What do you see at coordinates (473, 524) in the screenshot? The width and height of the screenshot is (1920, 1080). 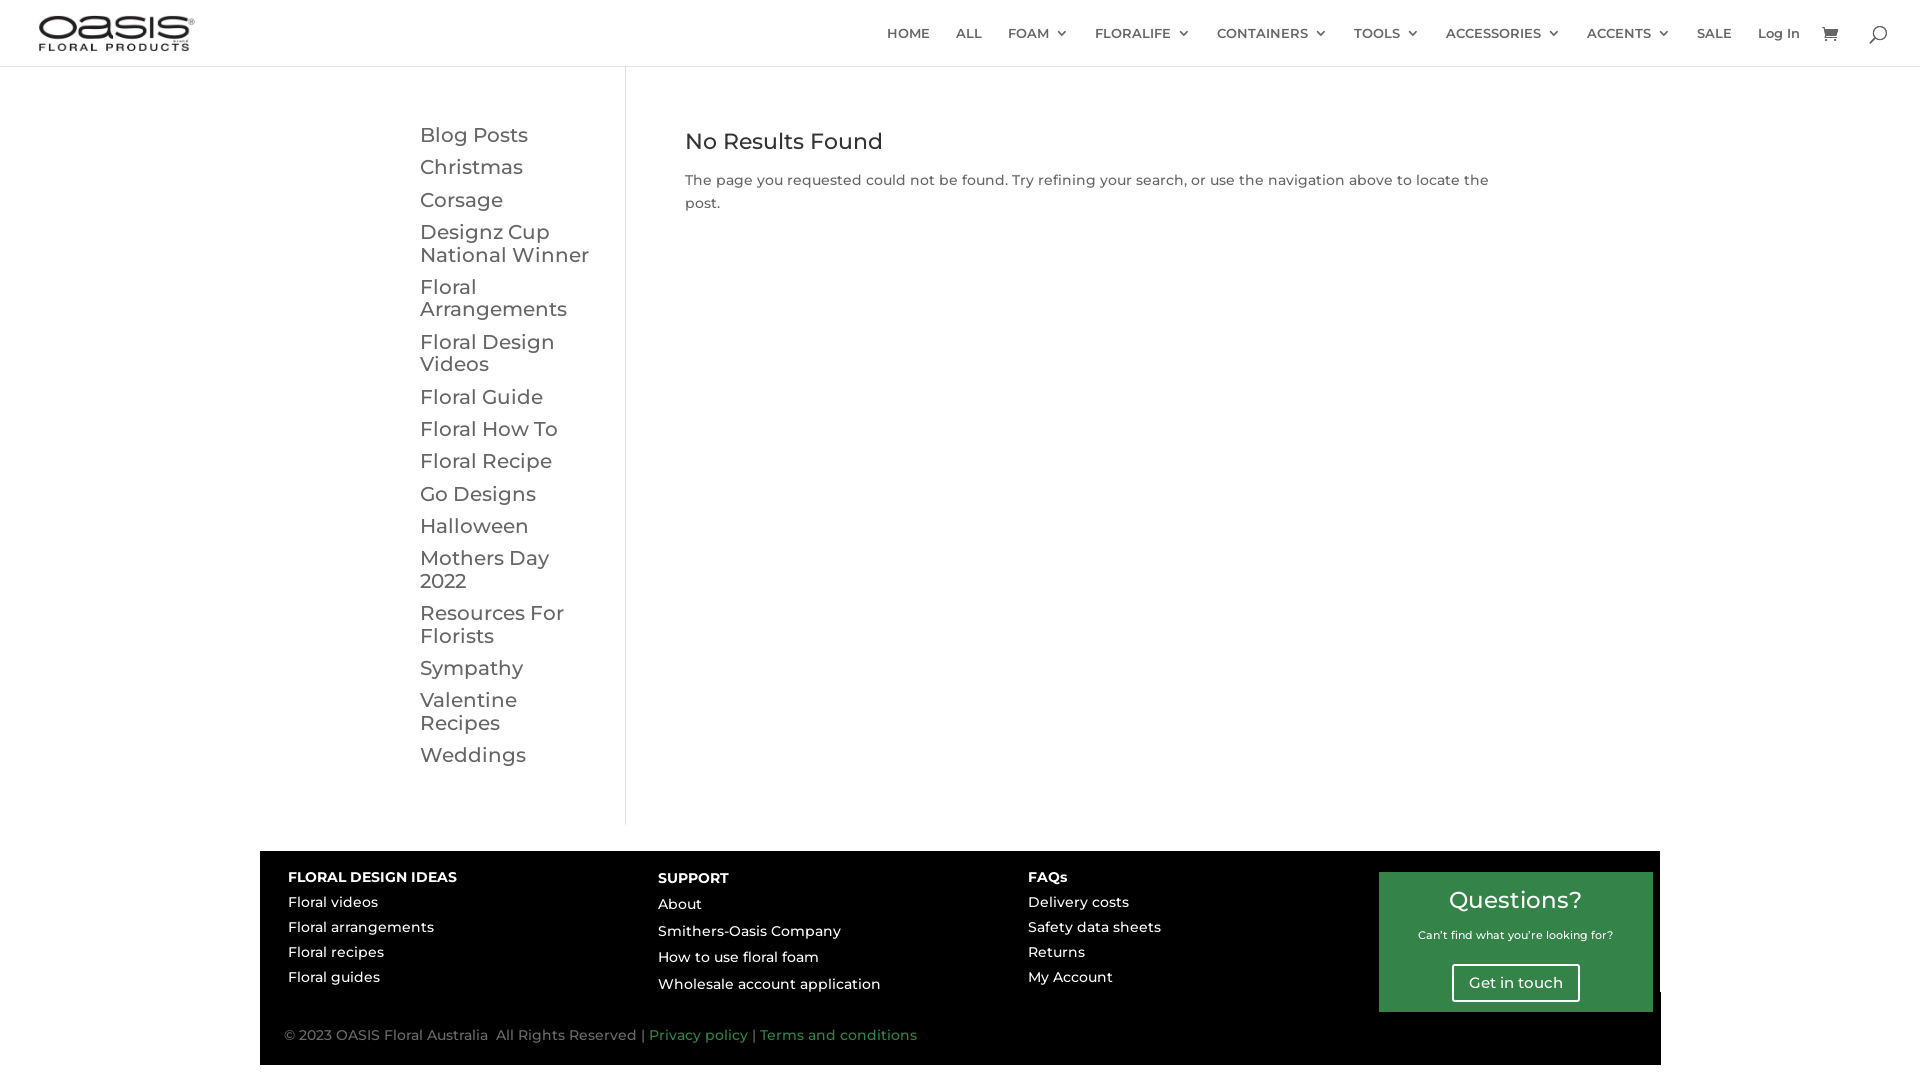 I see `'Halloween'` at bounding box center [473, 524].